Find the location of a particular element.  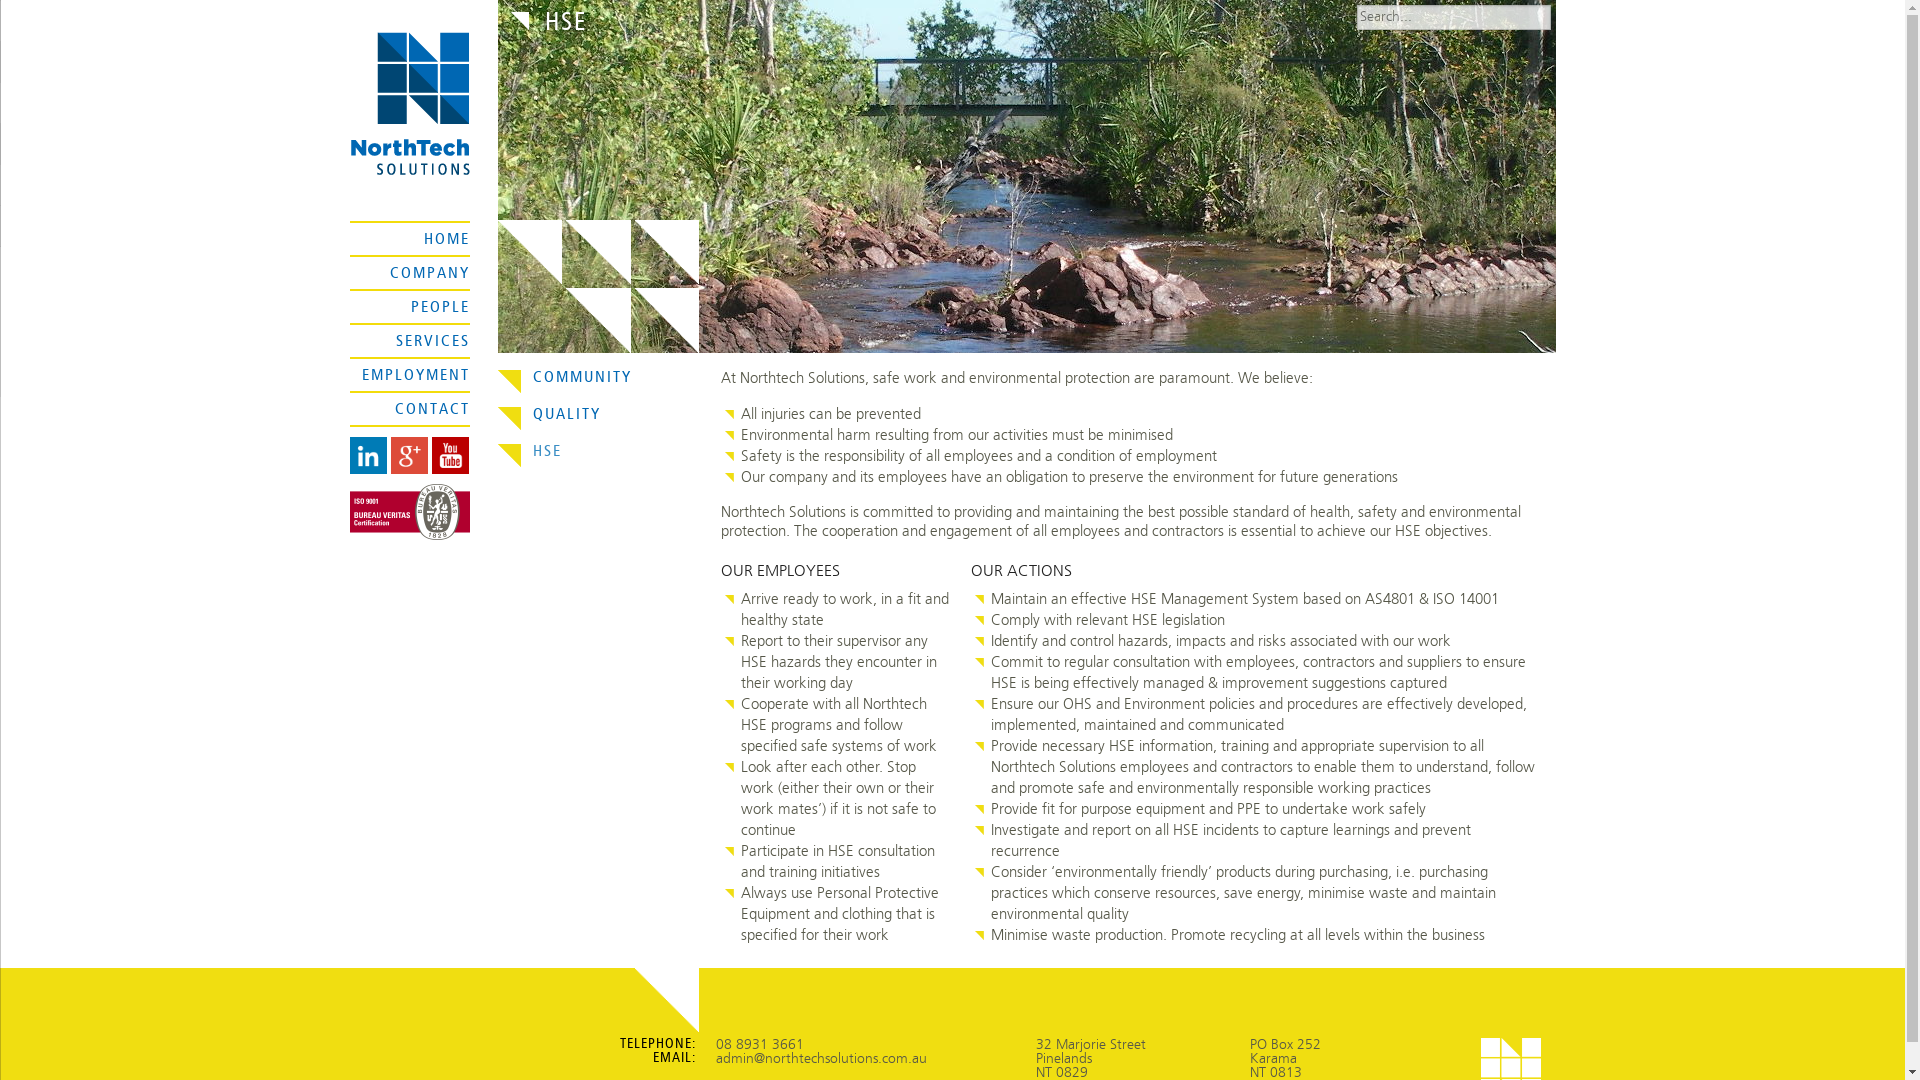

'SERVICES' is located at coordinates (395, 341).